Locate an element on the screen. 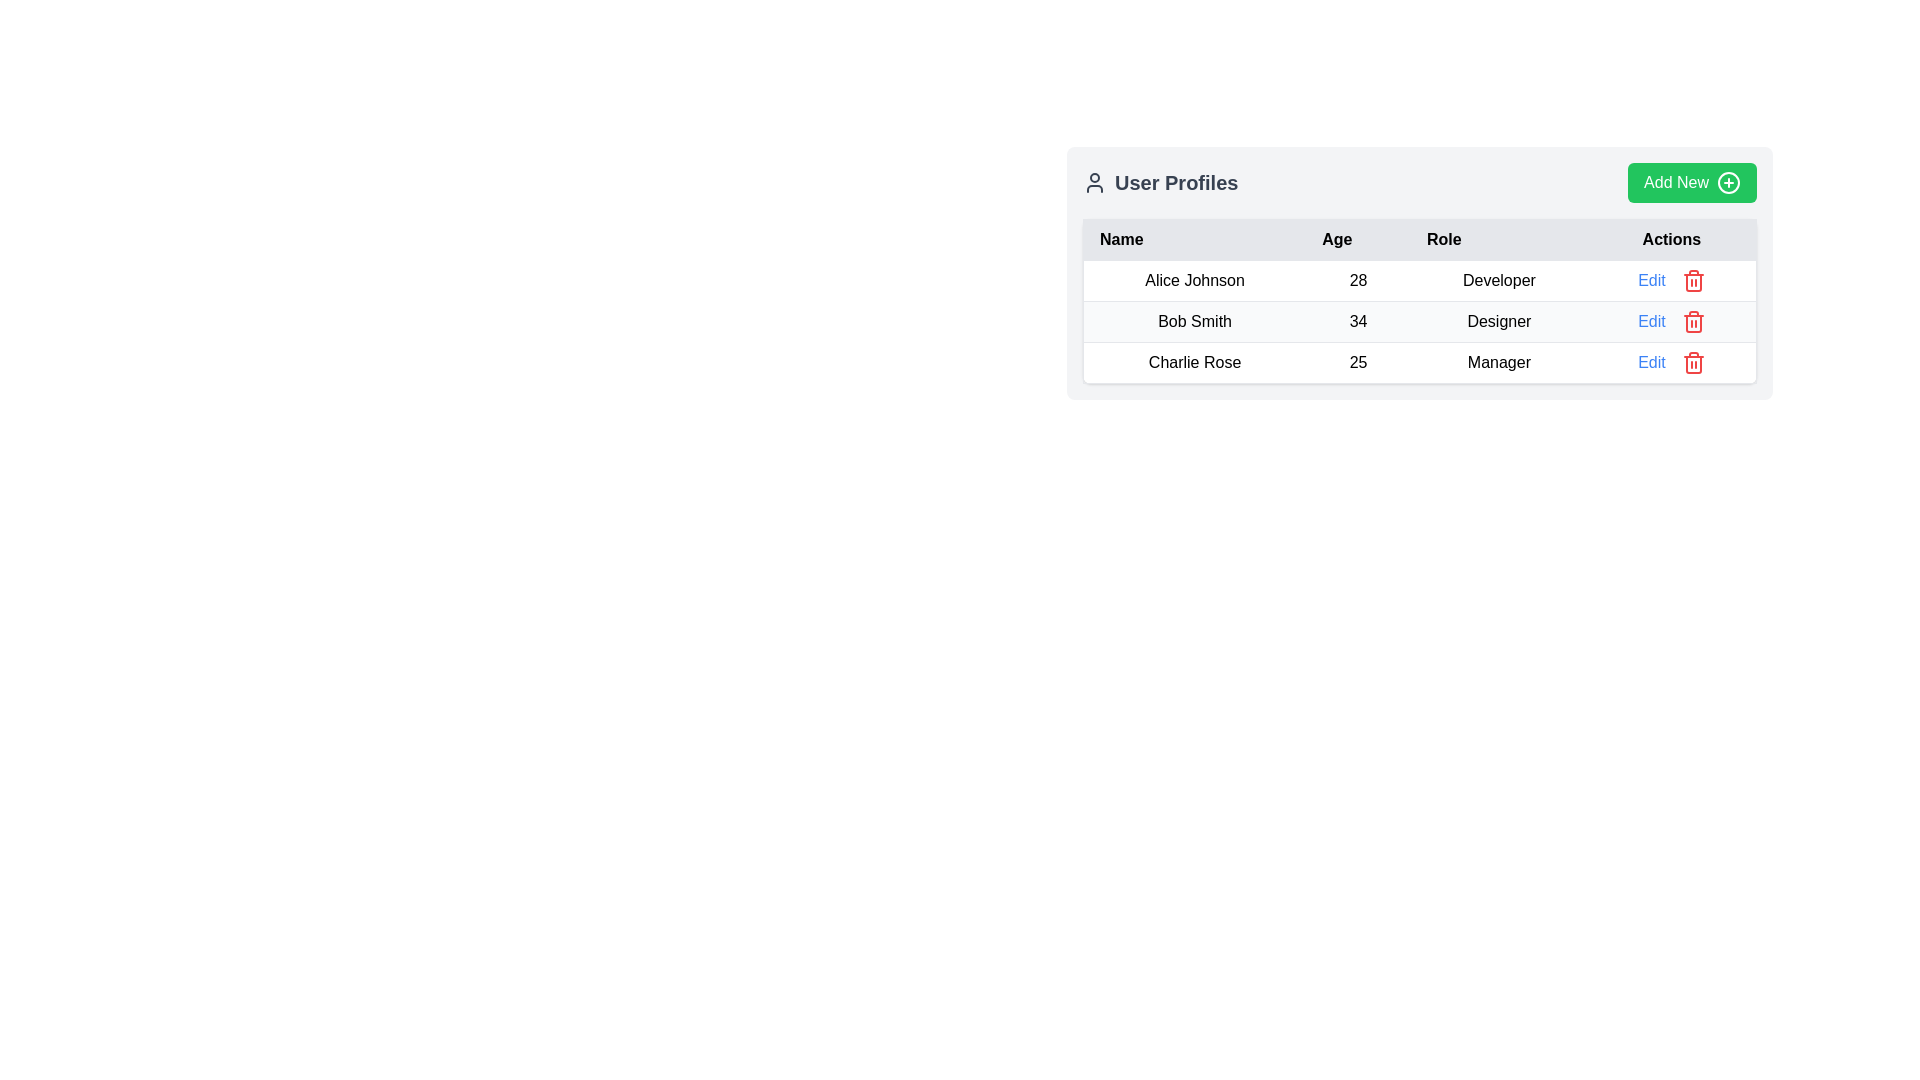 This screenshot has height=1080, width=1920. the non-interactive display of numerical data representing the age of the user 'Bob Smith' in the 'Age' column of the table, located in the second row is located at coordinates (1358, 320).